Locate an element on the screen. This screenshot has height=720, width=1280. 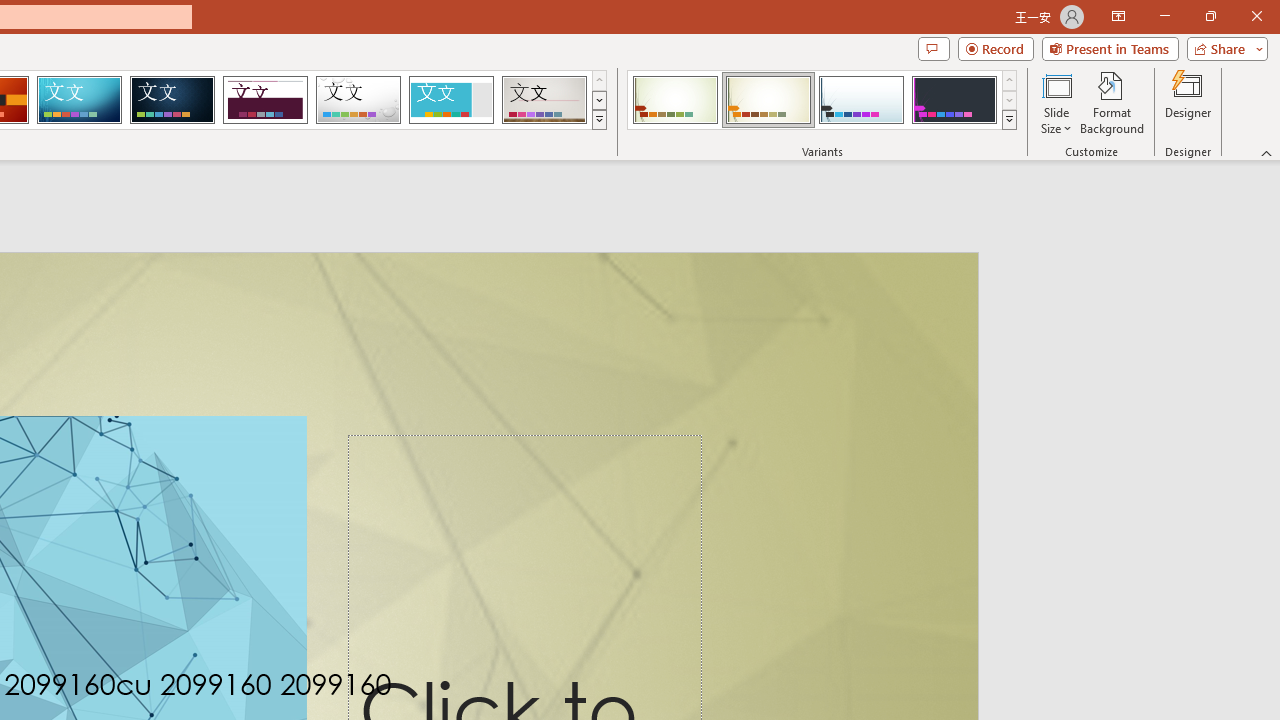
'Wisp Variant 4' is located at coordinates (953, 100).